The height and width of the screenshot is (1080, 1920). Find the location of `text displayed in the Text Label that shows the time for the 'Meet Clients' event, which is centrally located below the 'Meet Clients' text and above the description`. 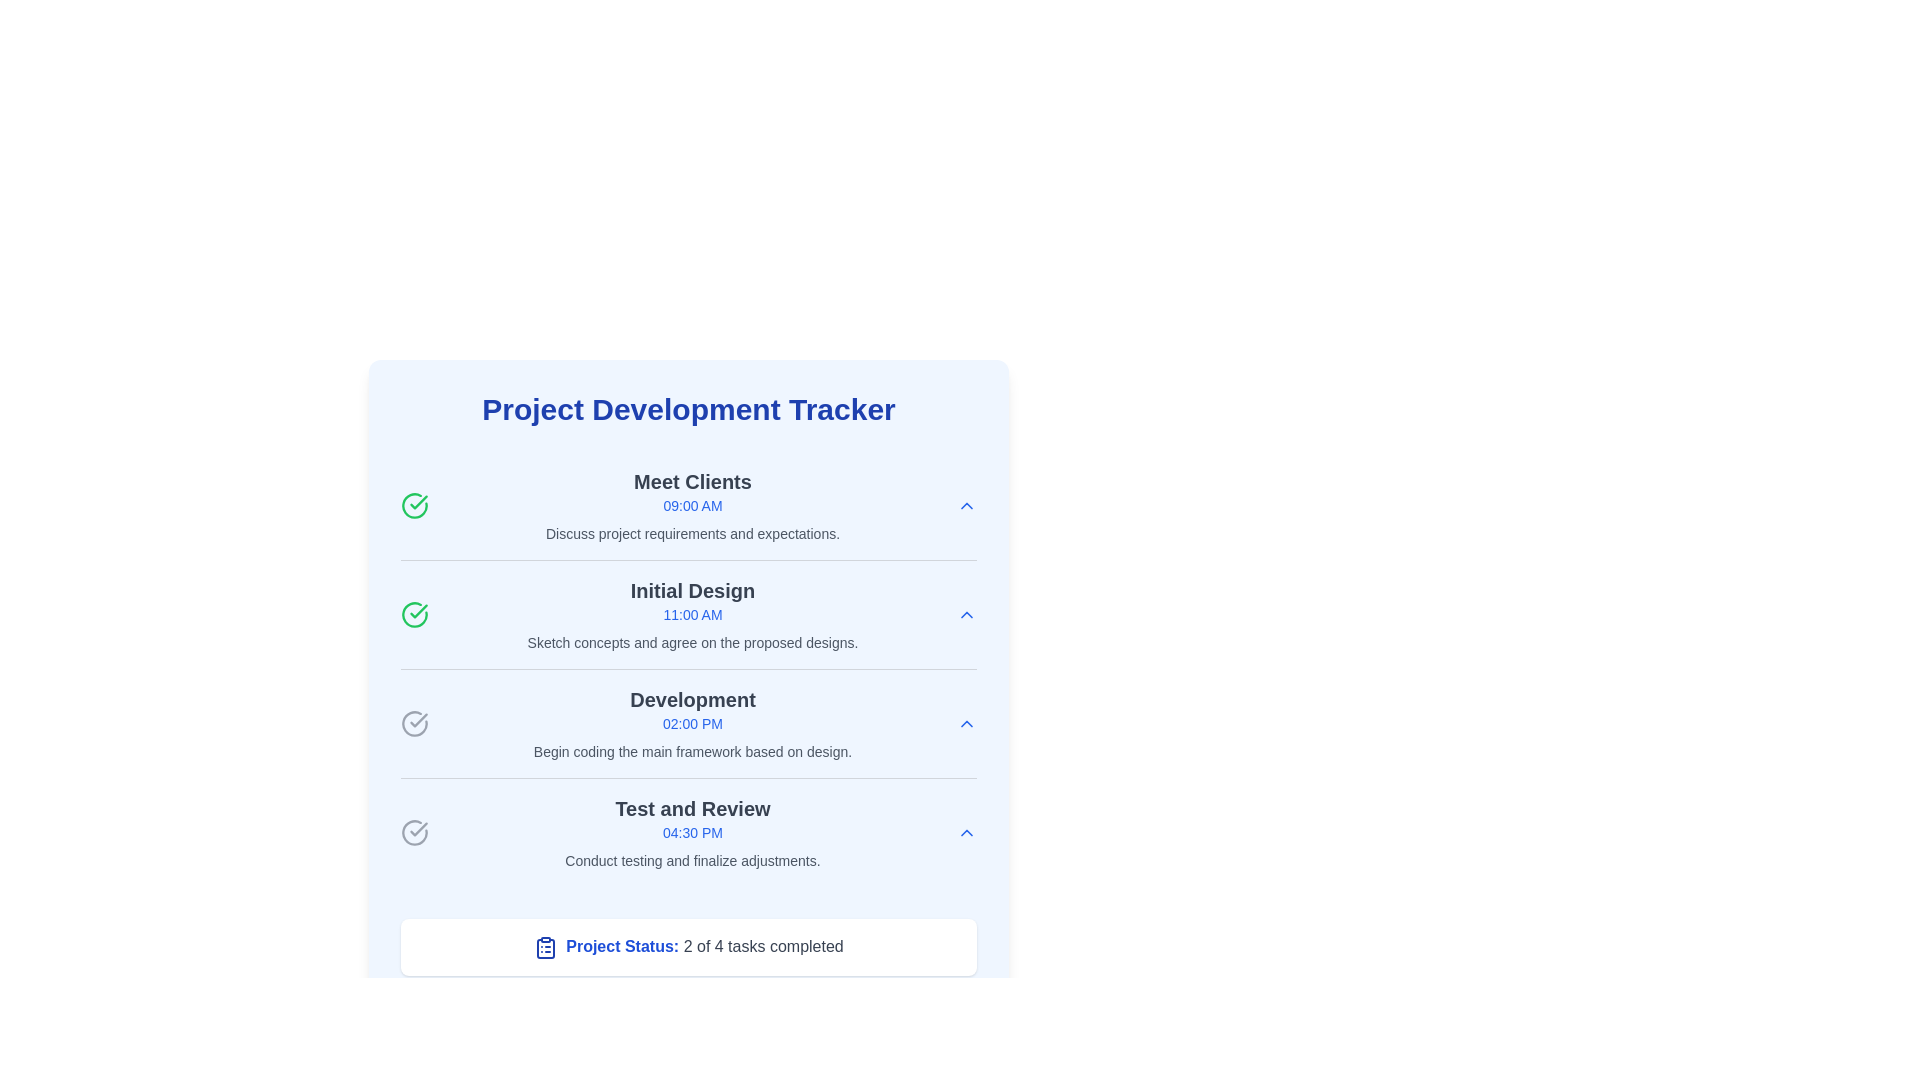

text displayed in the Text Label that shows the time for the 'Meet Clients' event, which is centrally located below the 'Meet Clients' text and above the description is located at coordinates (692, 504).